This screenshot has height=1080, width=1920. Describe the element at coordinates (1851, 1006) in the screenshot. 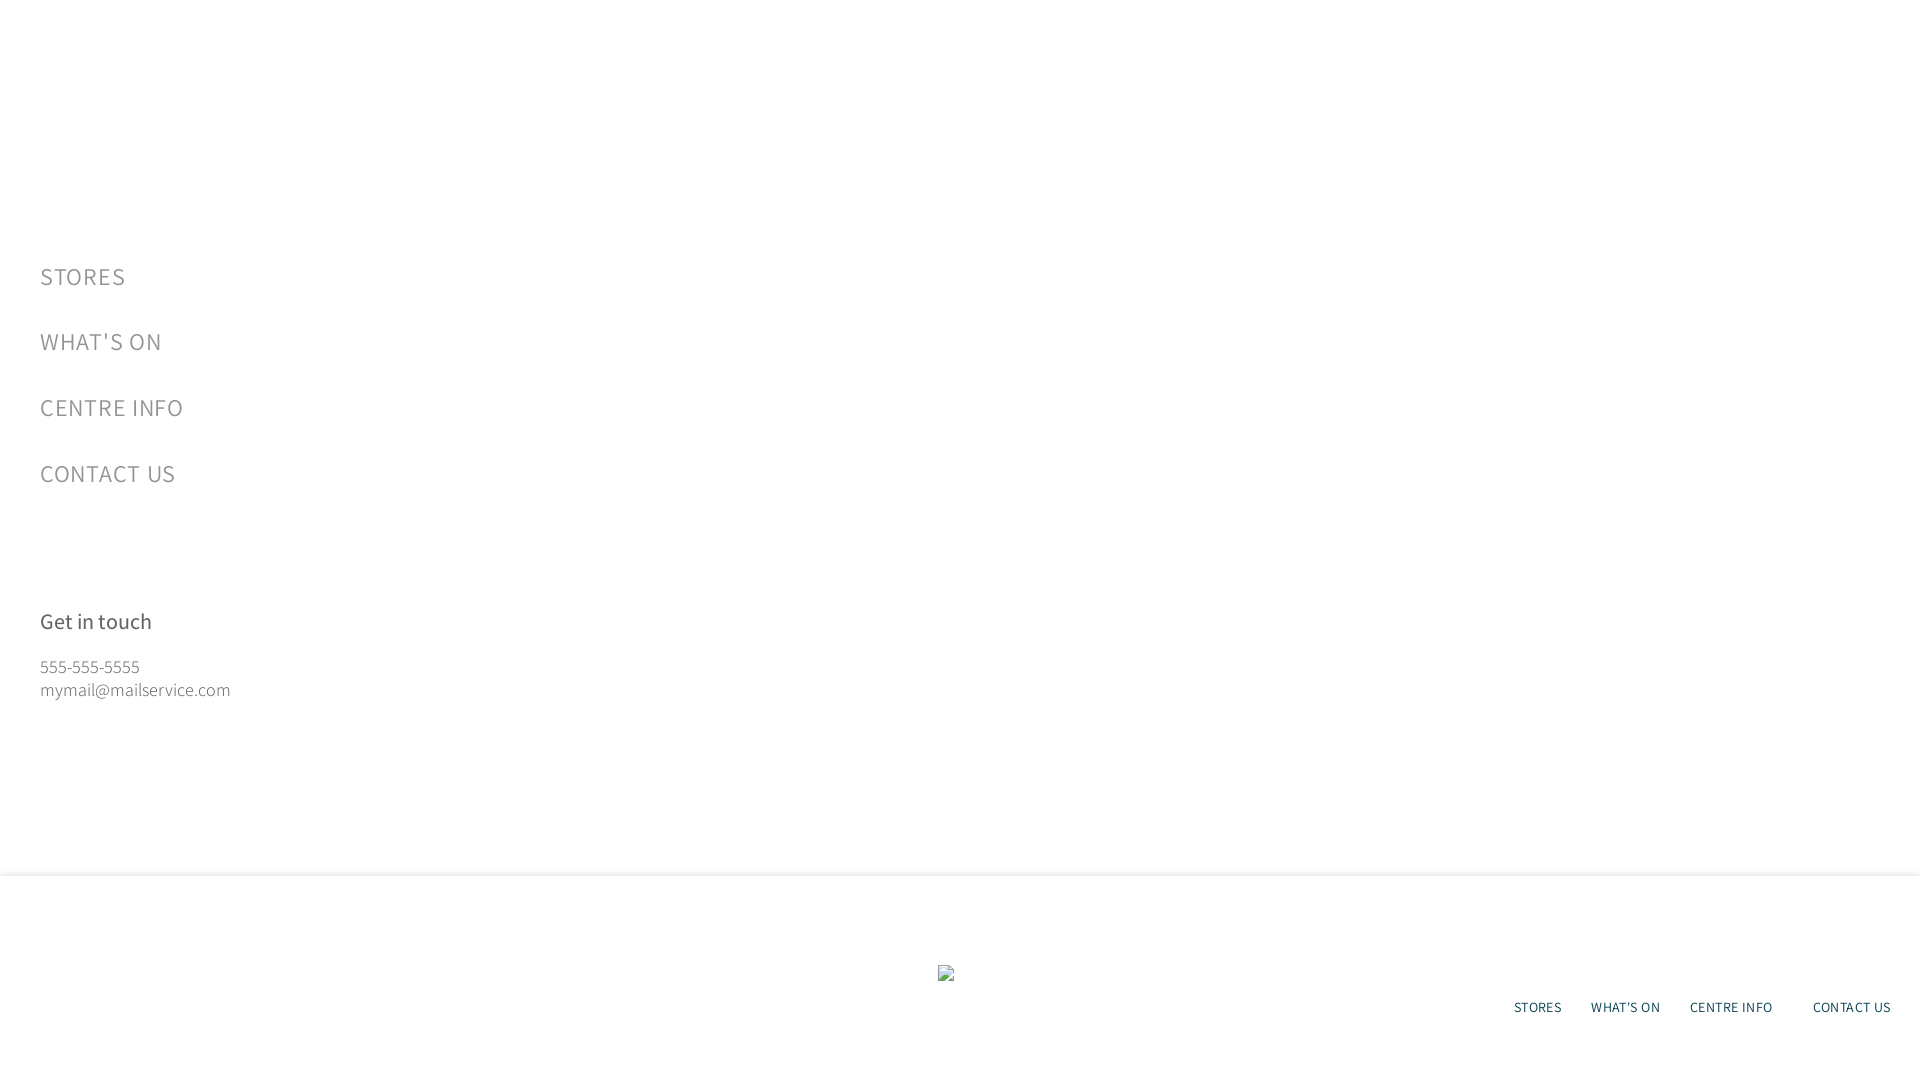

I see `'CONTACT US'` at that location.